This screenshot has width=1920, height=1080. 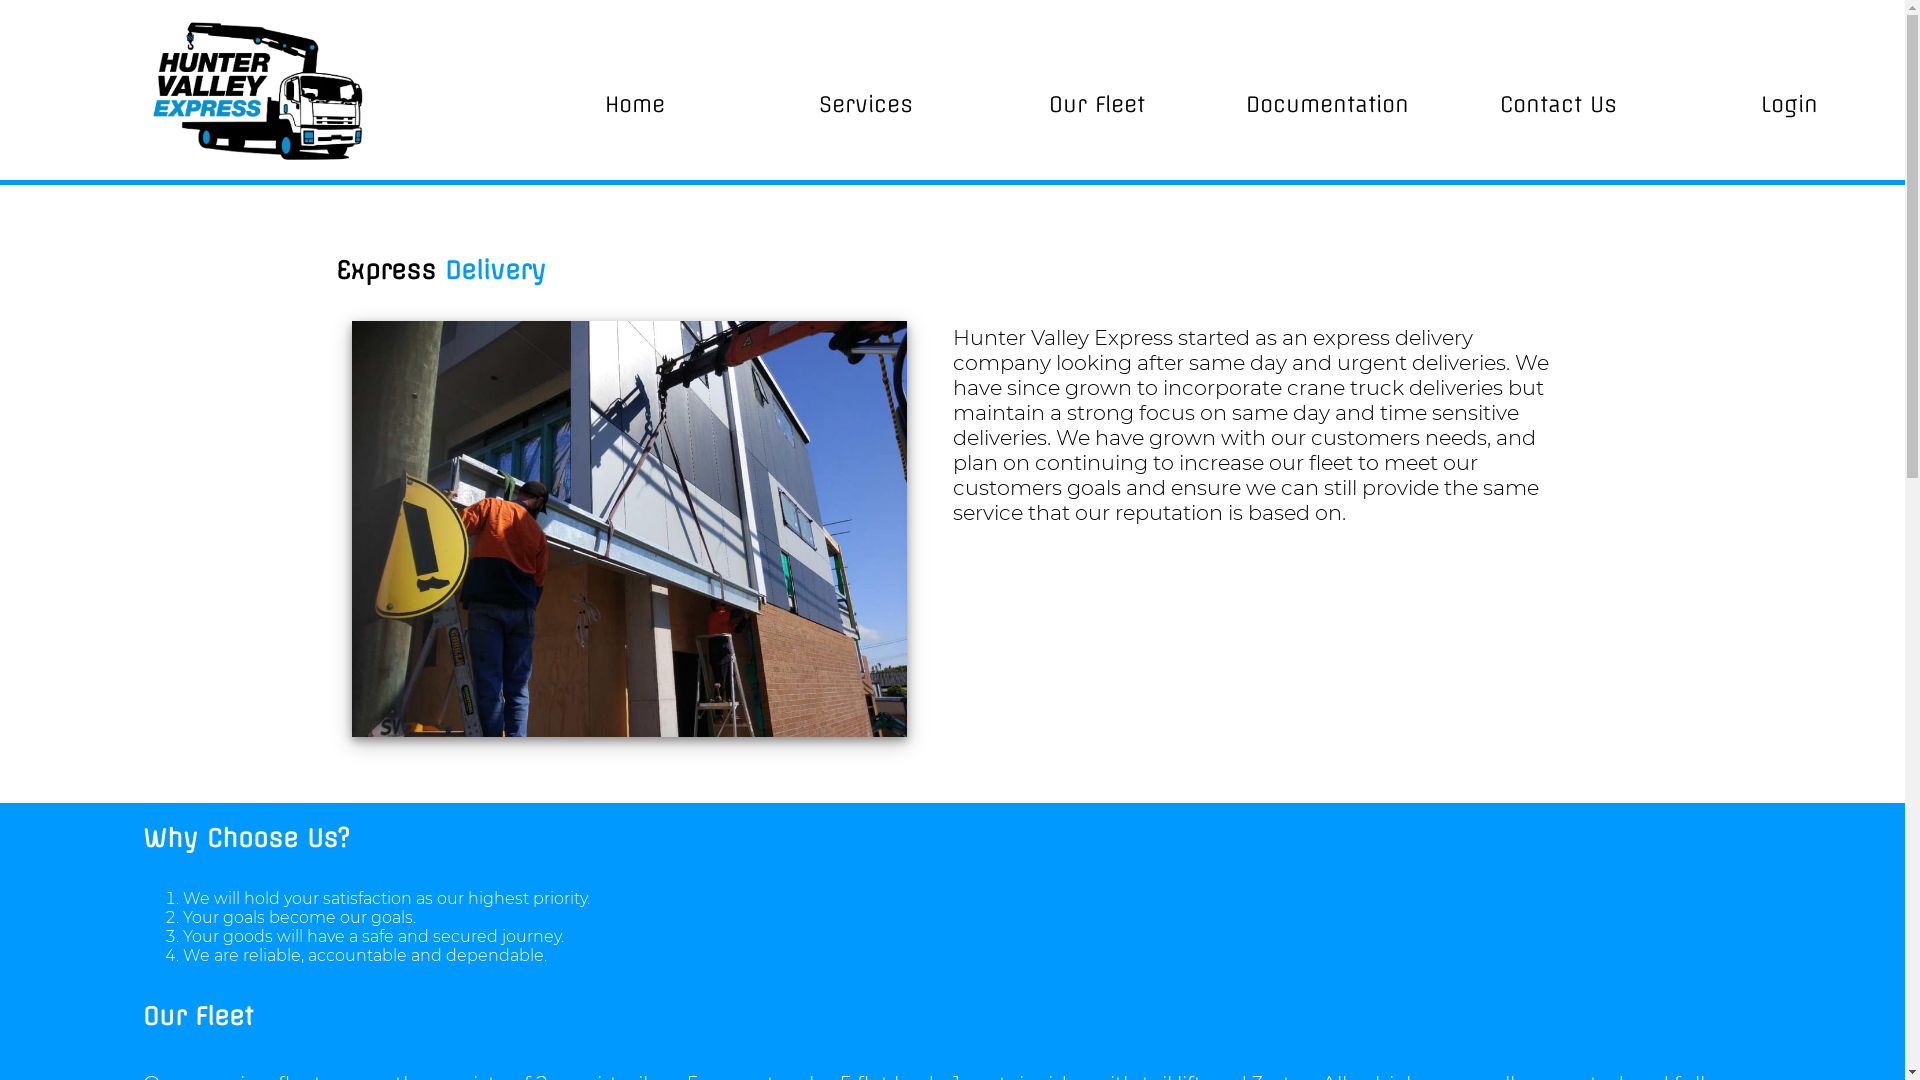 What do you see at coordinates (258, 88) in the screenshot?
I see `'HVE Logo'` at bounding box center [258, 88].